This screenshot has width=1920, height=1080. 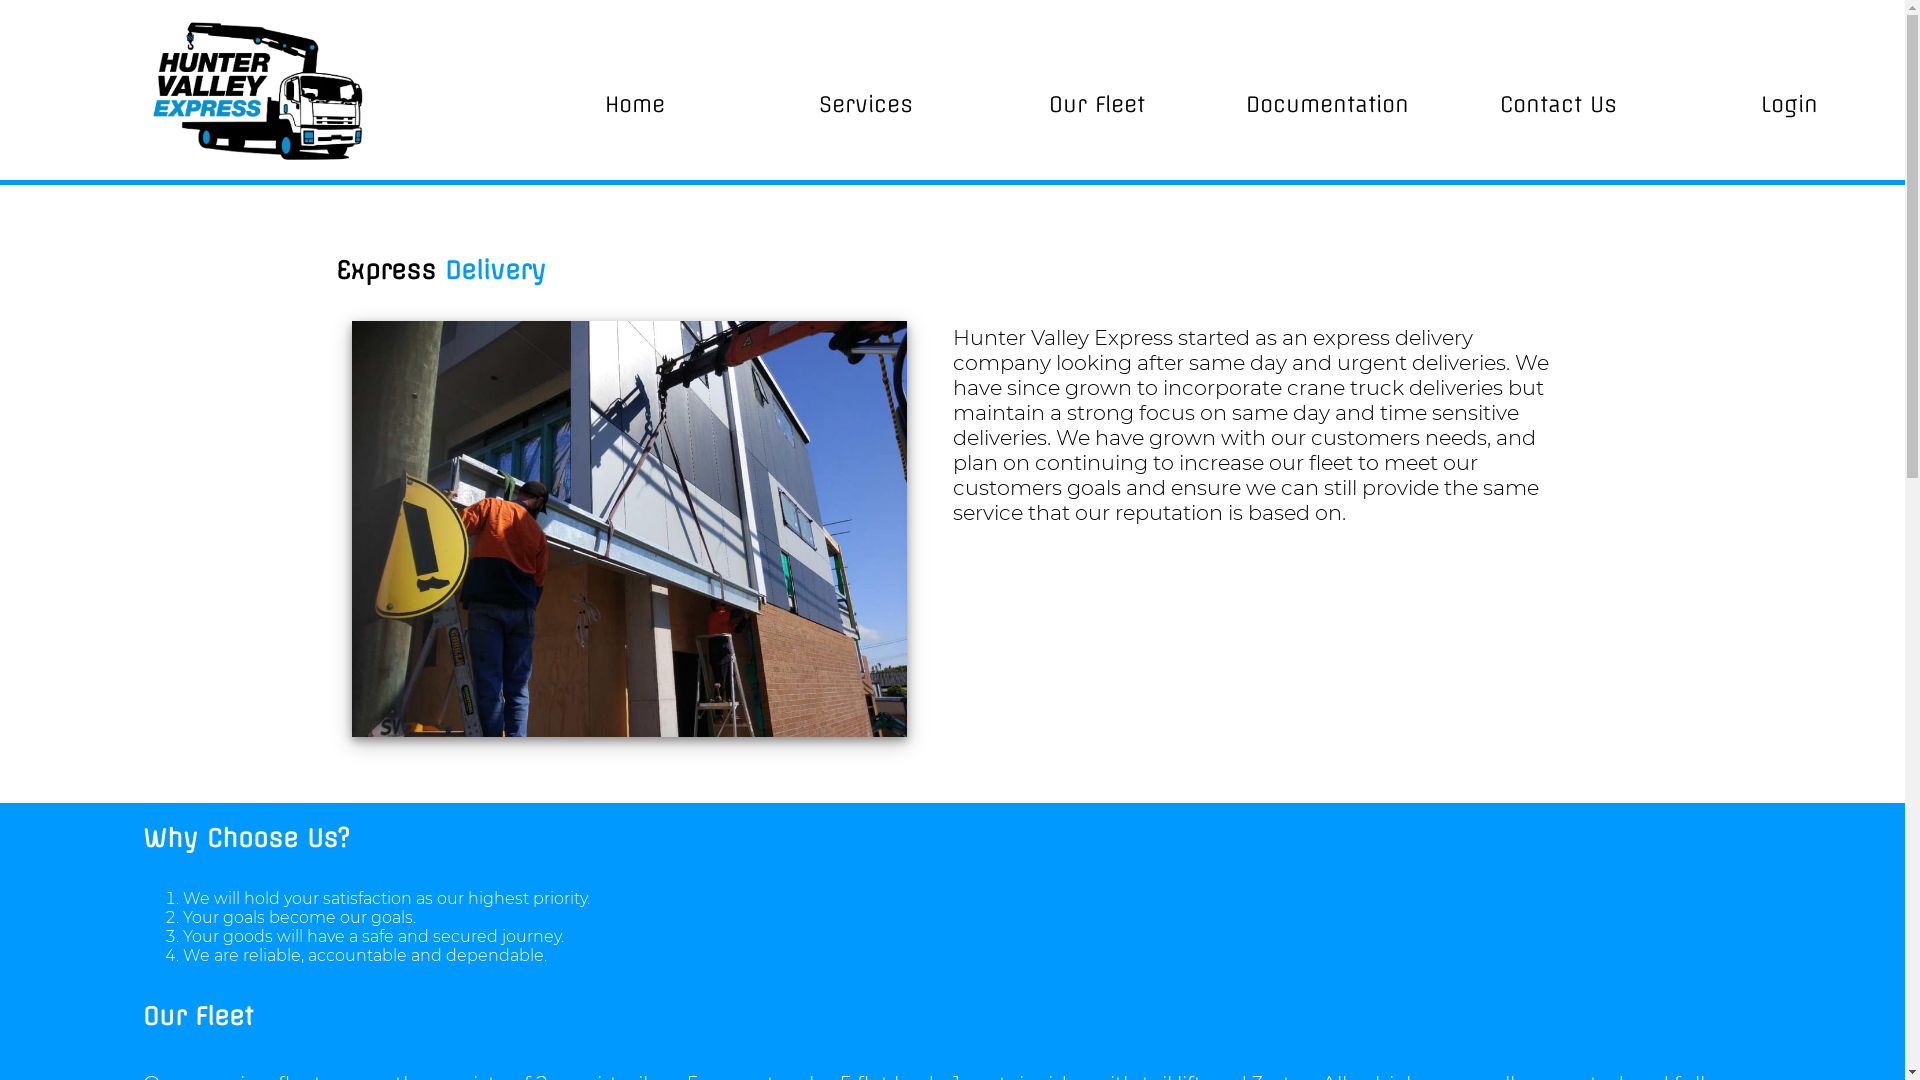 What do you see at coordinates (258, 88) in the screenshot?
I see `'HVE Logo'` at bounding box center [258, 88].